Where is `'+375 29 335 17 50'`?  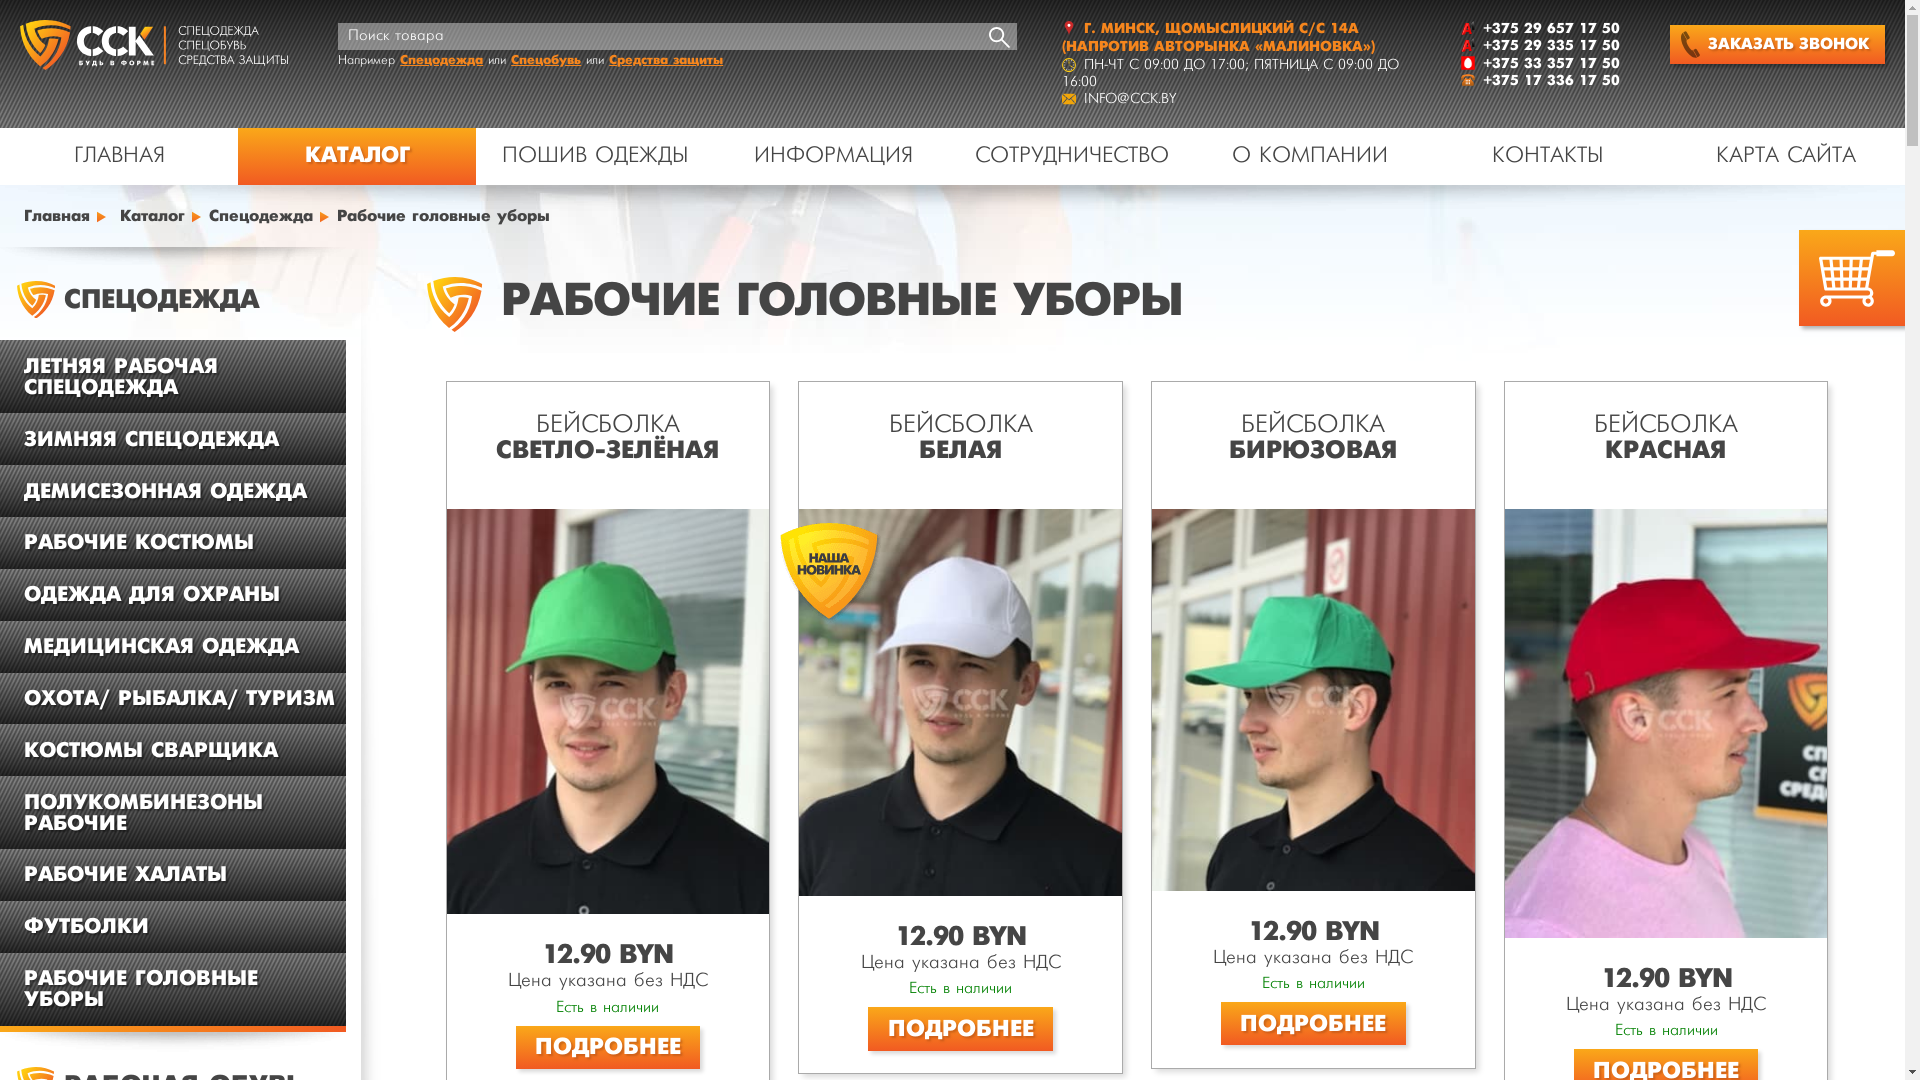 '+375 29 335 17 50' is located at coordinates (1550, 45).